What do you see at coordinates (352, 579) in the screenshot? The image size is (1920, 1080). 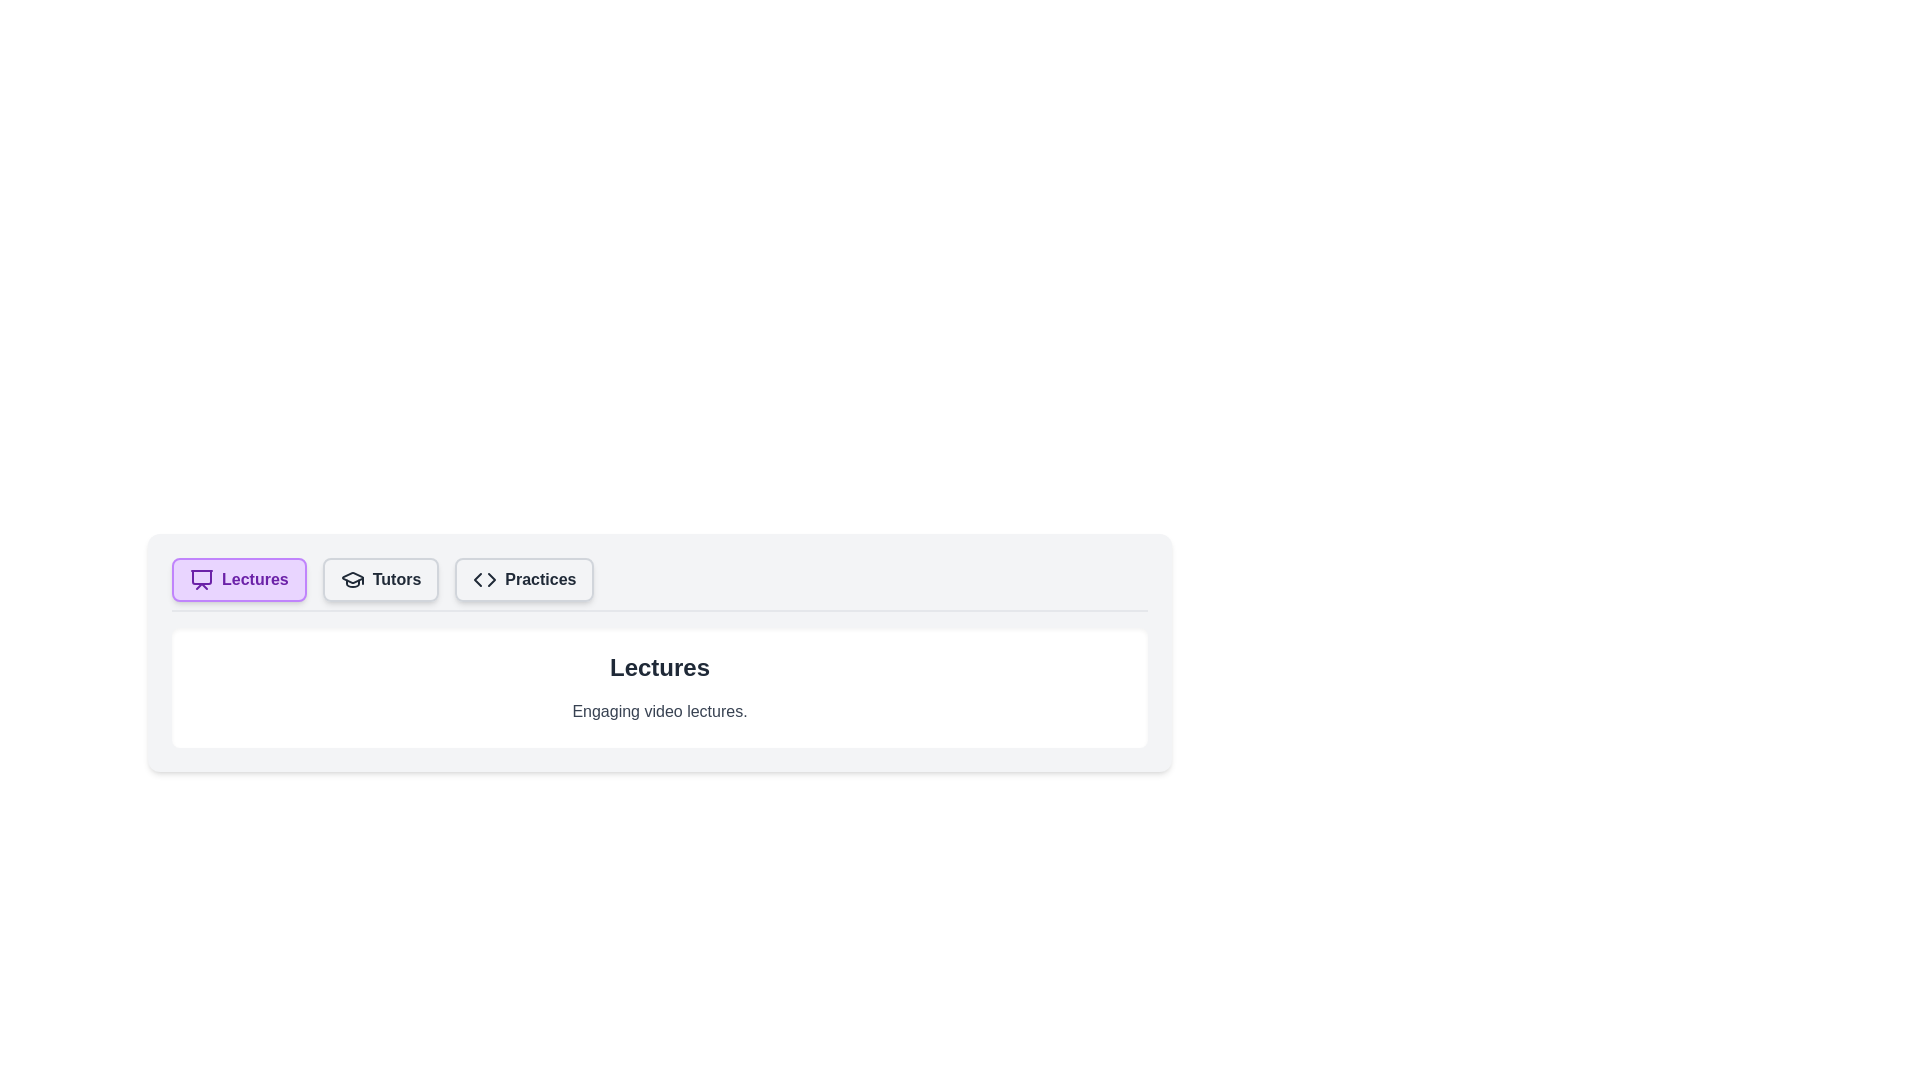 I see `the education icon within the 'Tutors' button located on the navigation panel, which is positioned between the 'Lectures' and 'Practices' buttons` at bounding box center [352, 579].